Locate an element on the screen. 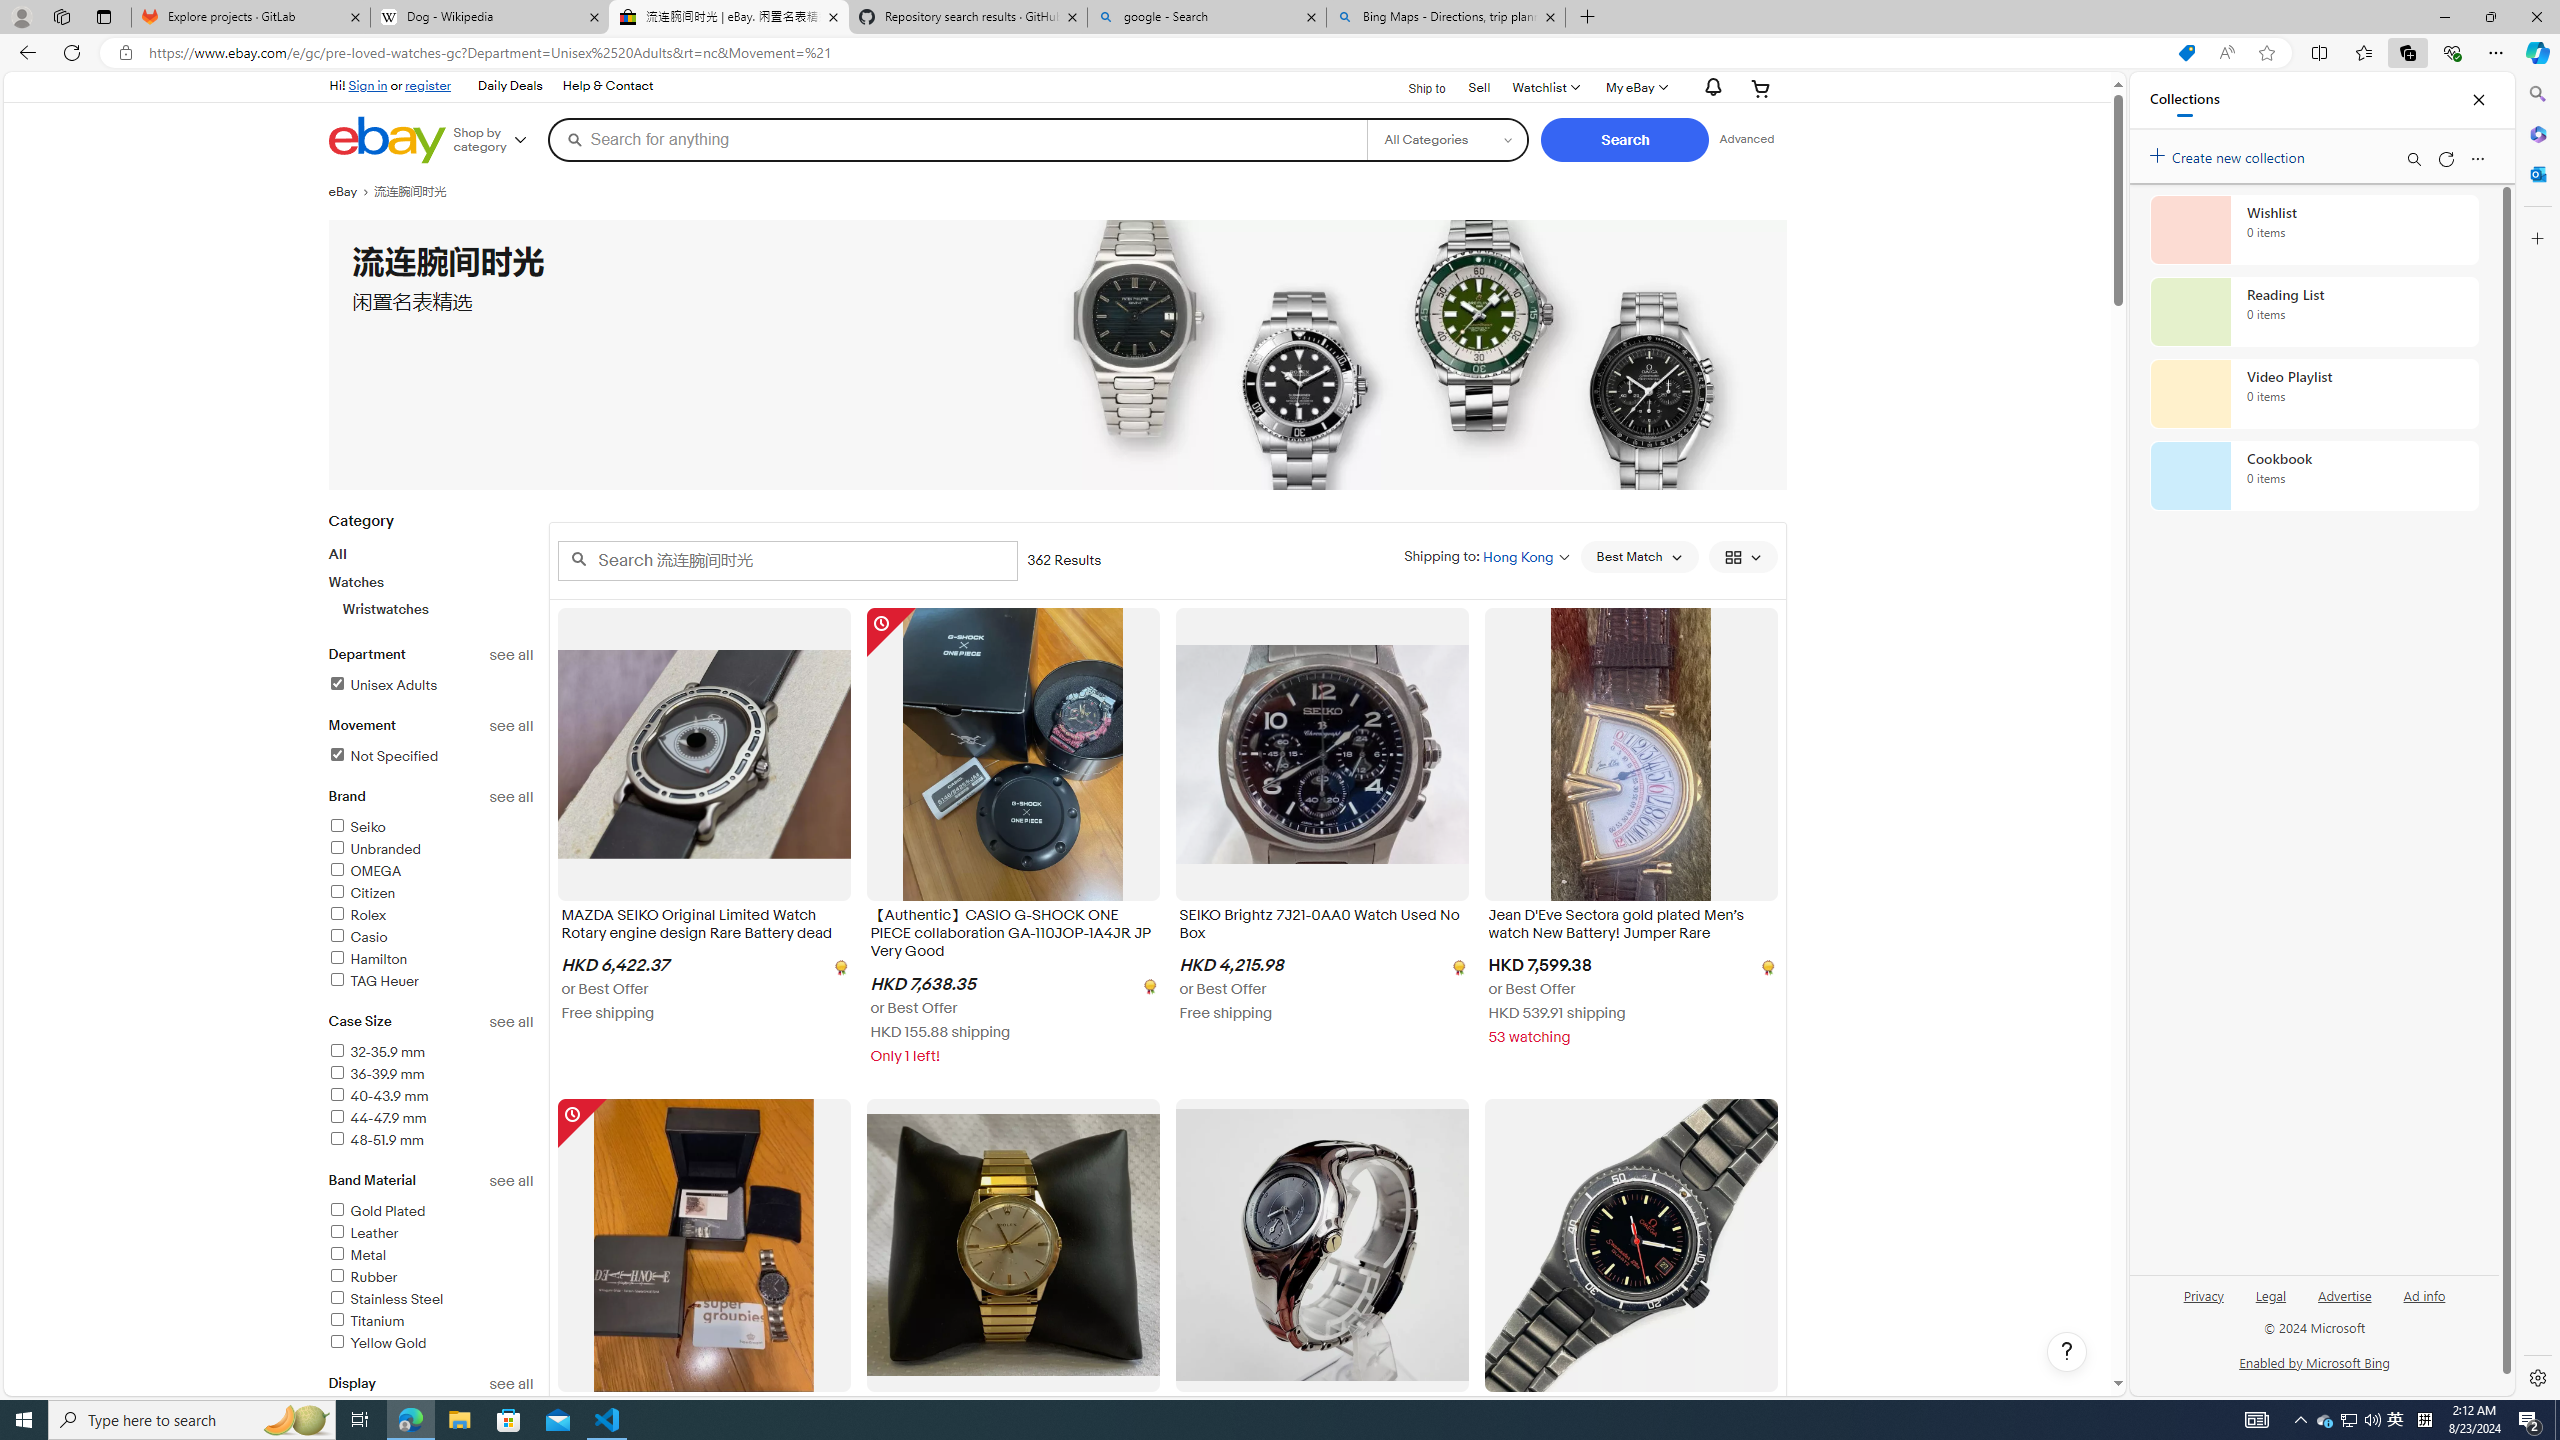  '44-47.9 mm' is located at coordinates (376, 1118).